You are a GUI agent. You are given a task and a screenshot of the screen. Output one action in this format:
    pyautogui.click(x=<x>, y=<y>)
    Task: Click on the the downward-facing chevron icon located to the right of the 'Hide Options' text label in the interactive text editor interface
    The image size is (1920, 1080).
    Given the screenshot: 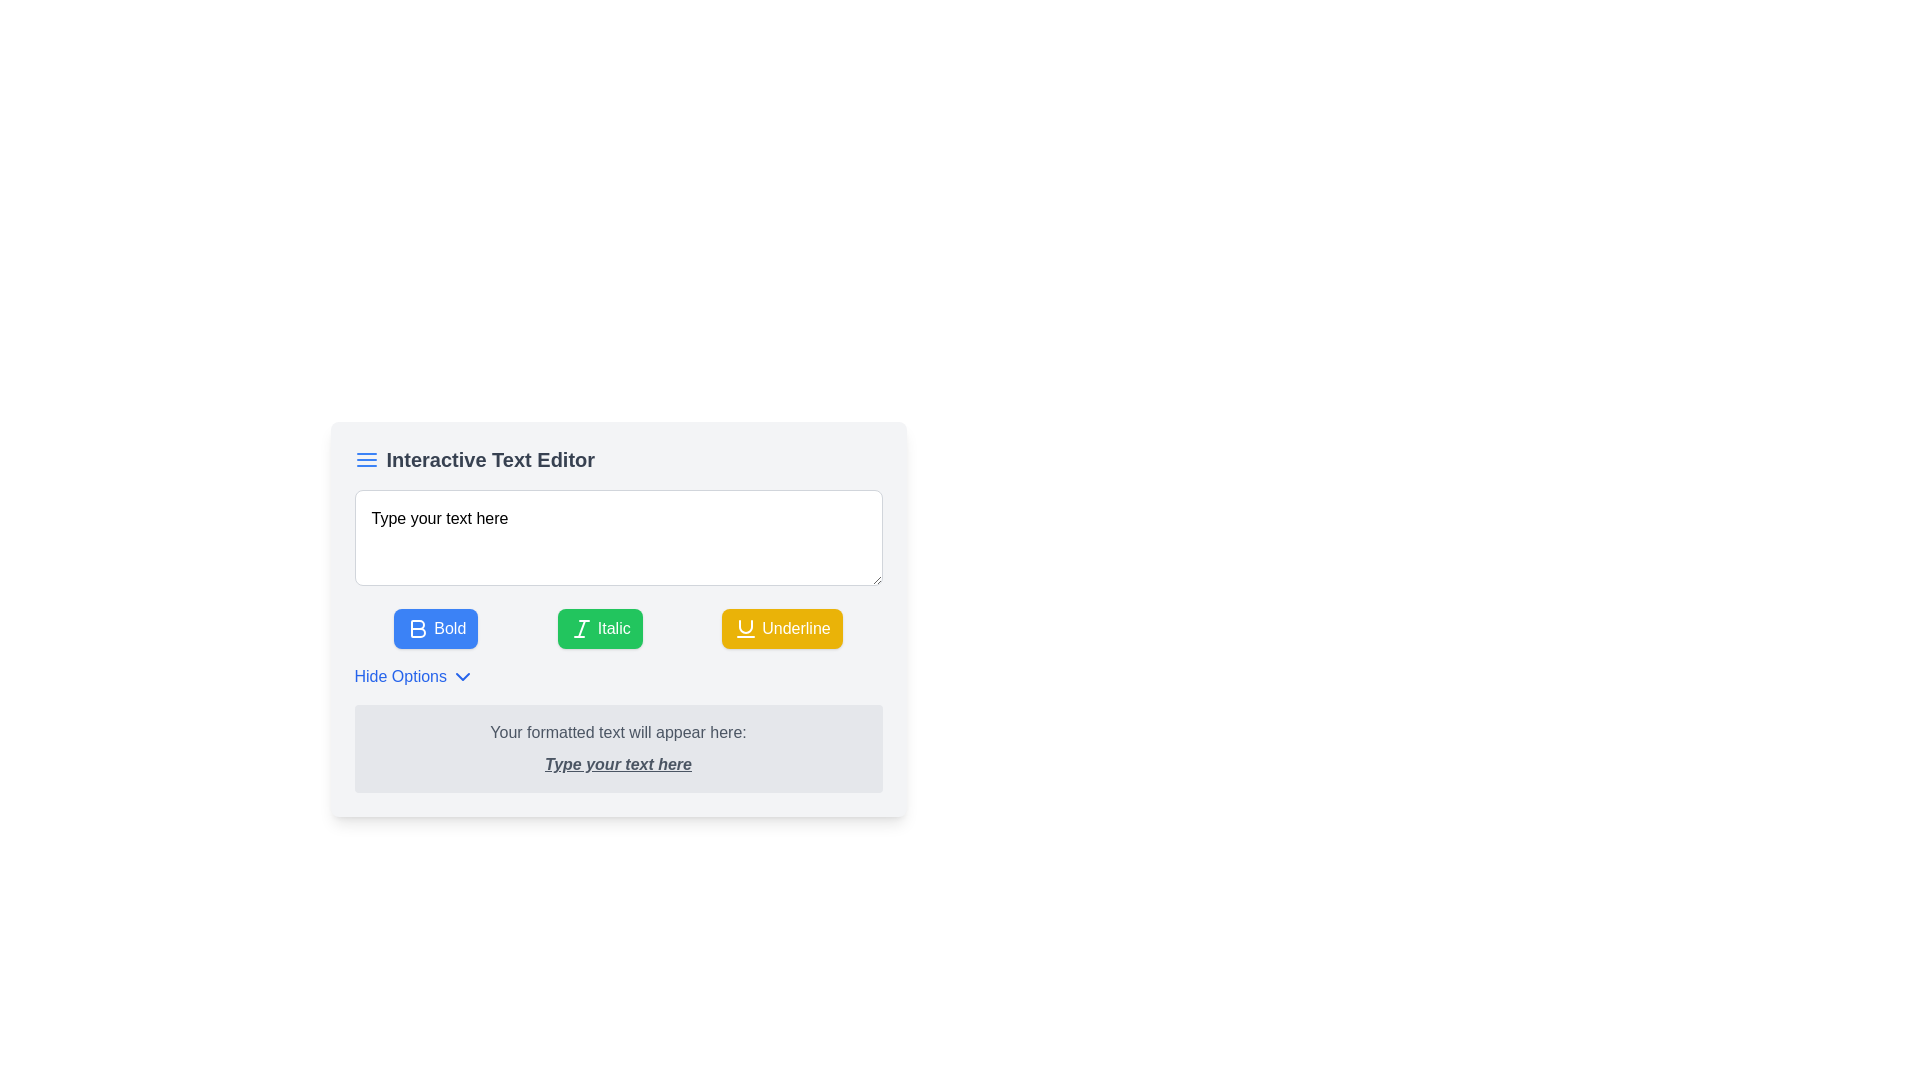 What is the action you would take?
    pyautogui.click(x=461, y=676)
    